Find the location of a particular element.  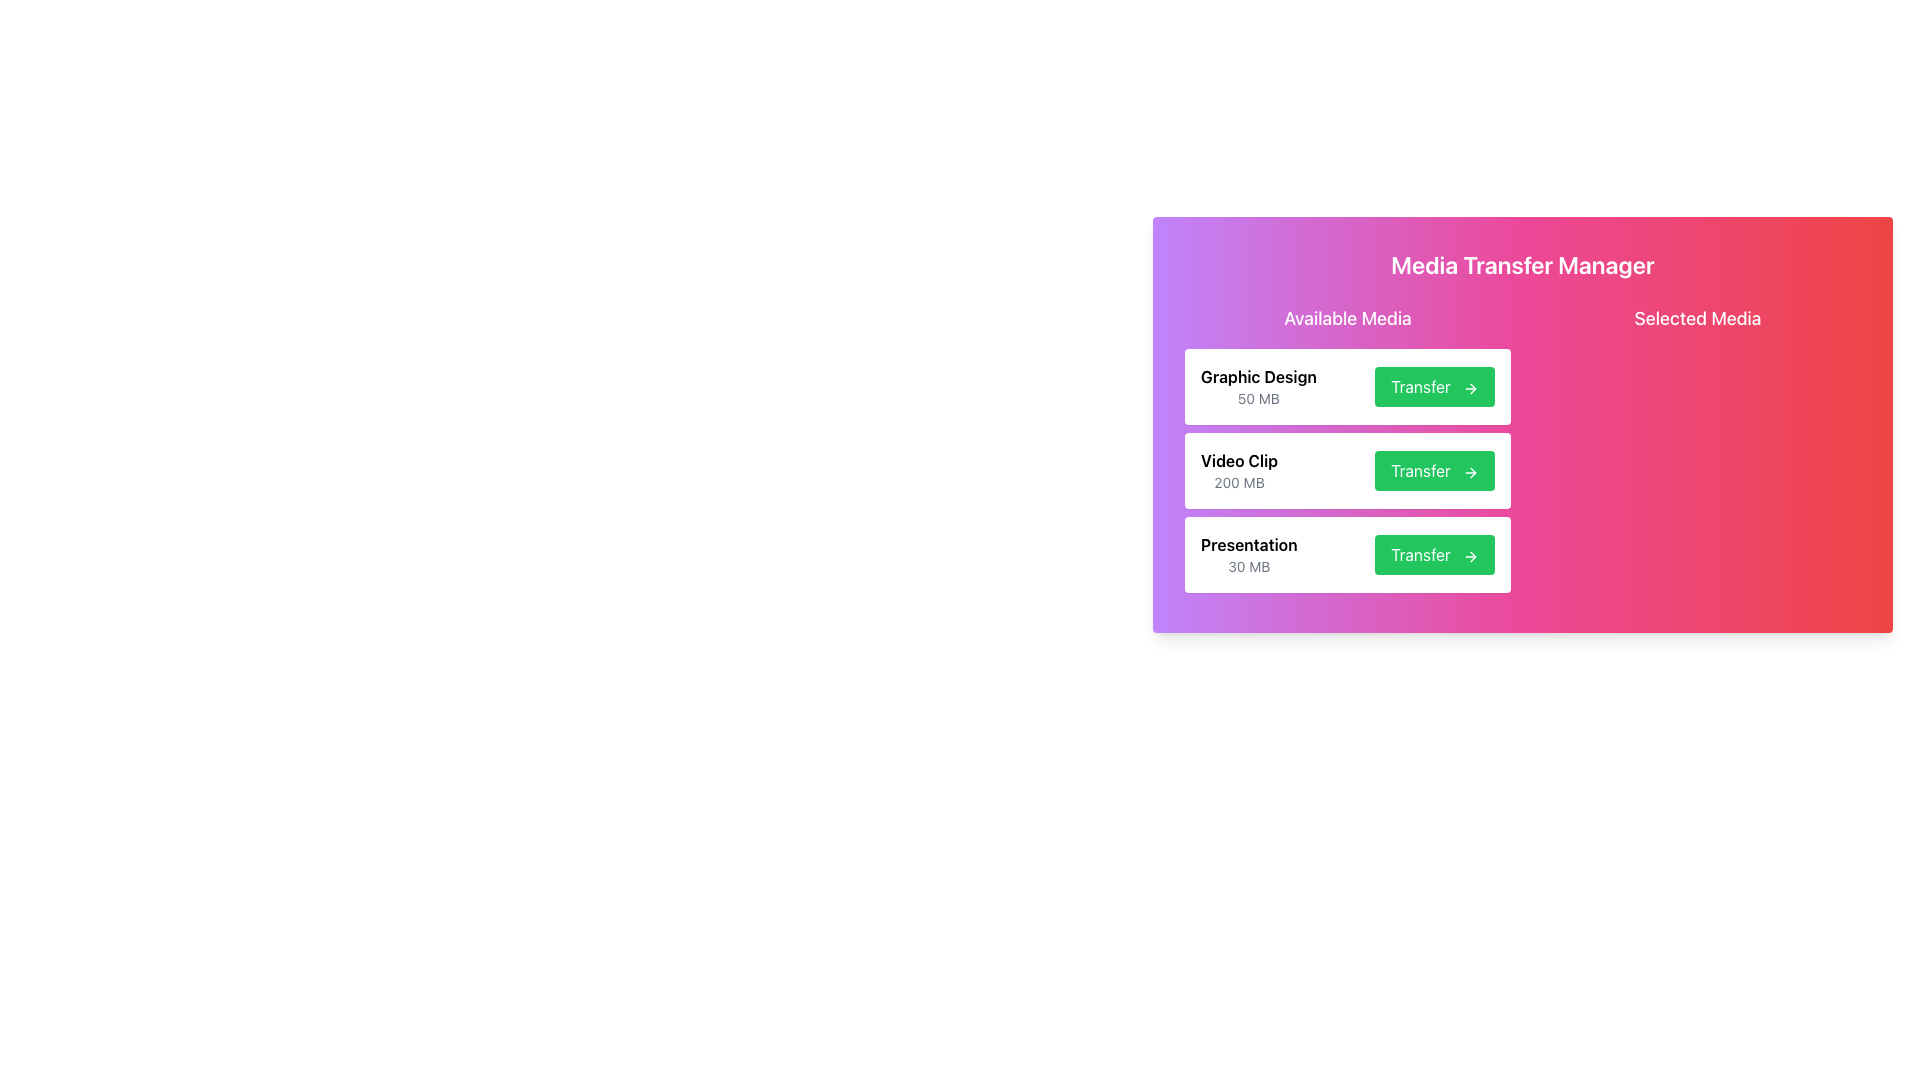

the Text Display element that shows the text 'Presentation' in bold font, located in the third row of the 'Available Media' section within the Media Transfer Manager interface is located at coordinates (1248, 555).